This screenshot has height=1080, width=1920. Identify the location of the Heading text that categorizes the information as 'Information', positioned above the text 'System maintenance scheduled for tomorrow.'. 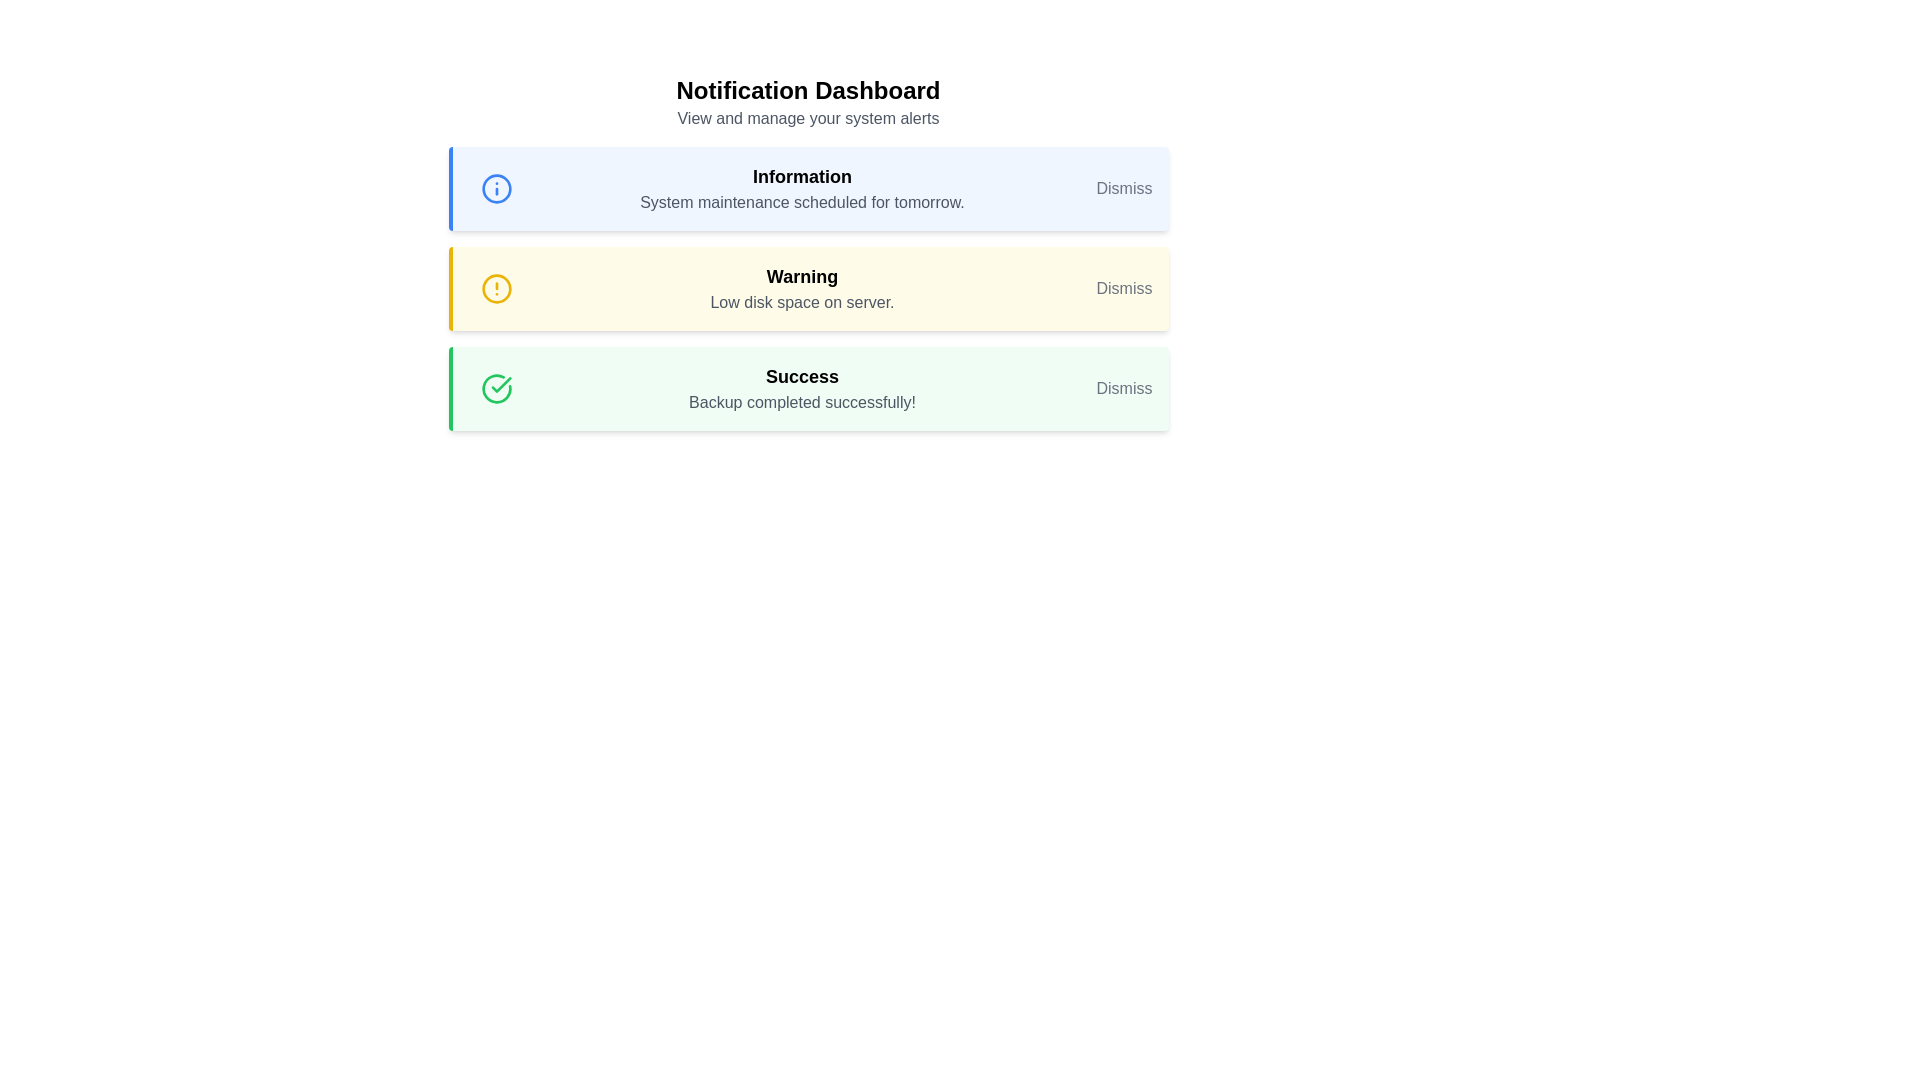
(802, 176).